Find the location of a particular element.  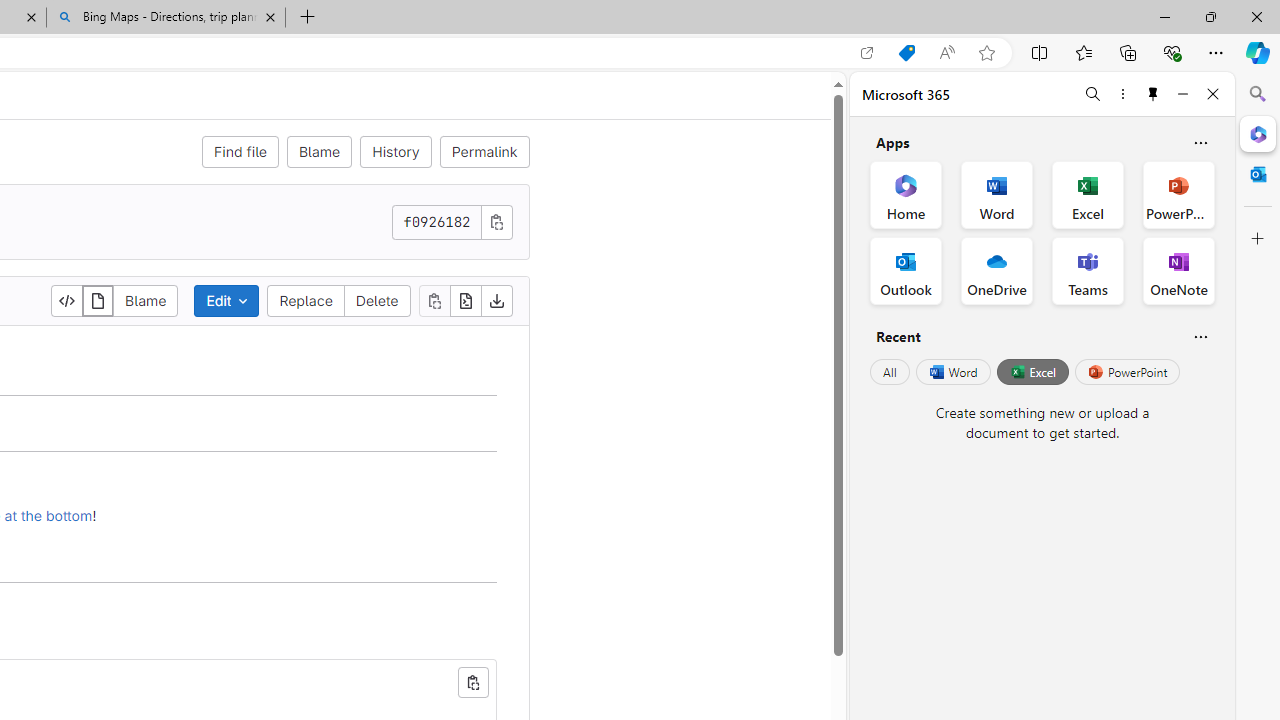

'Replace' is located at coordinates (305, 300).